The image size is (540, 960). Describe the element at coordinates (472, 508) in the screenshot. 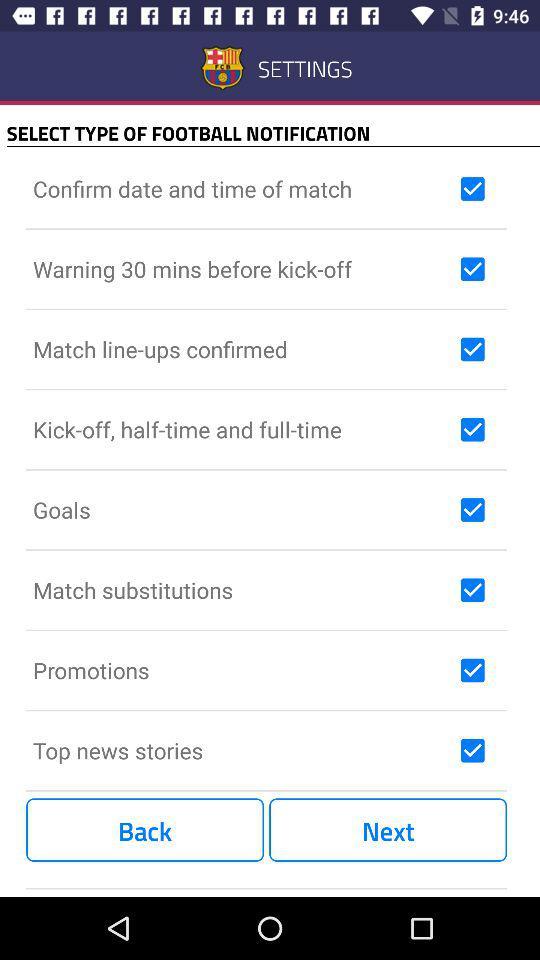

I see `preference notification box` at that location.